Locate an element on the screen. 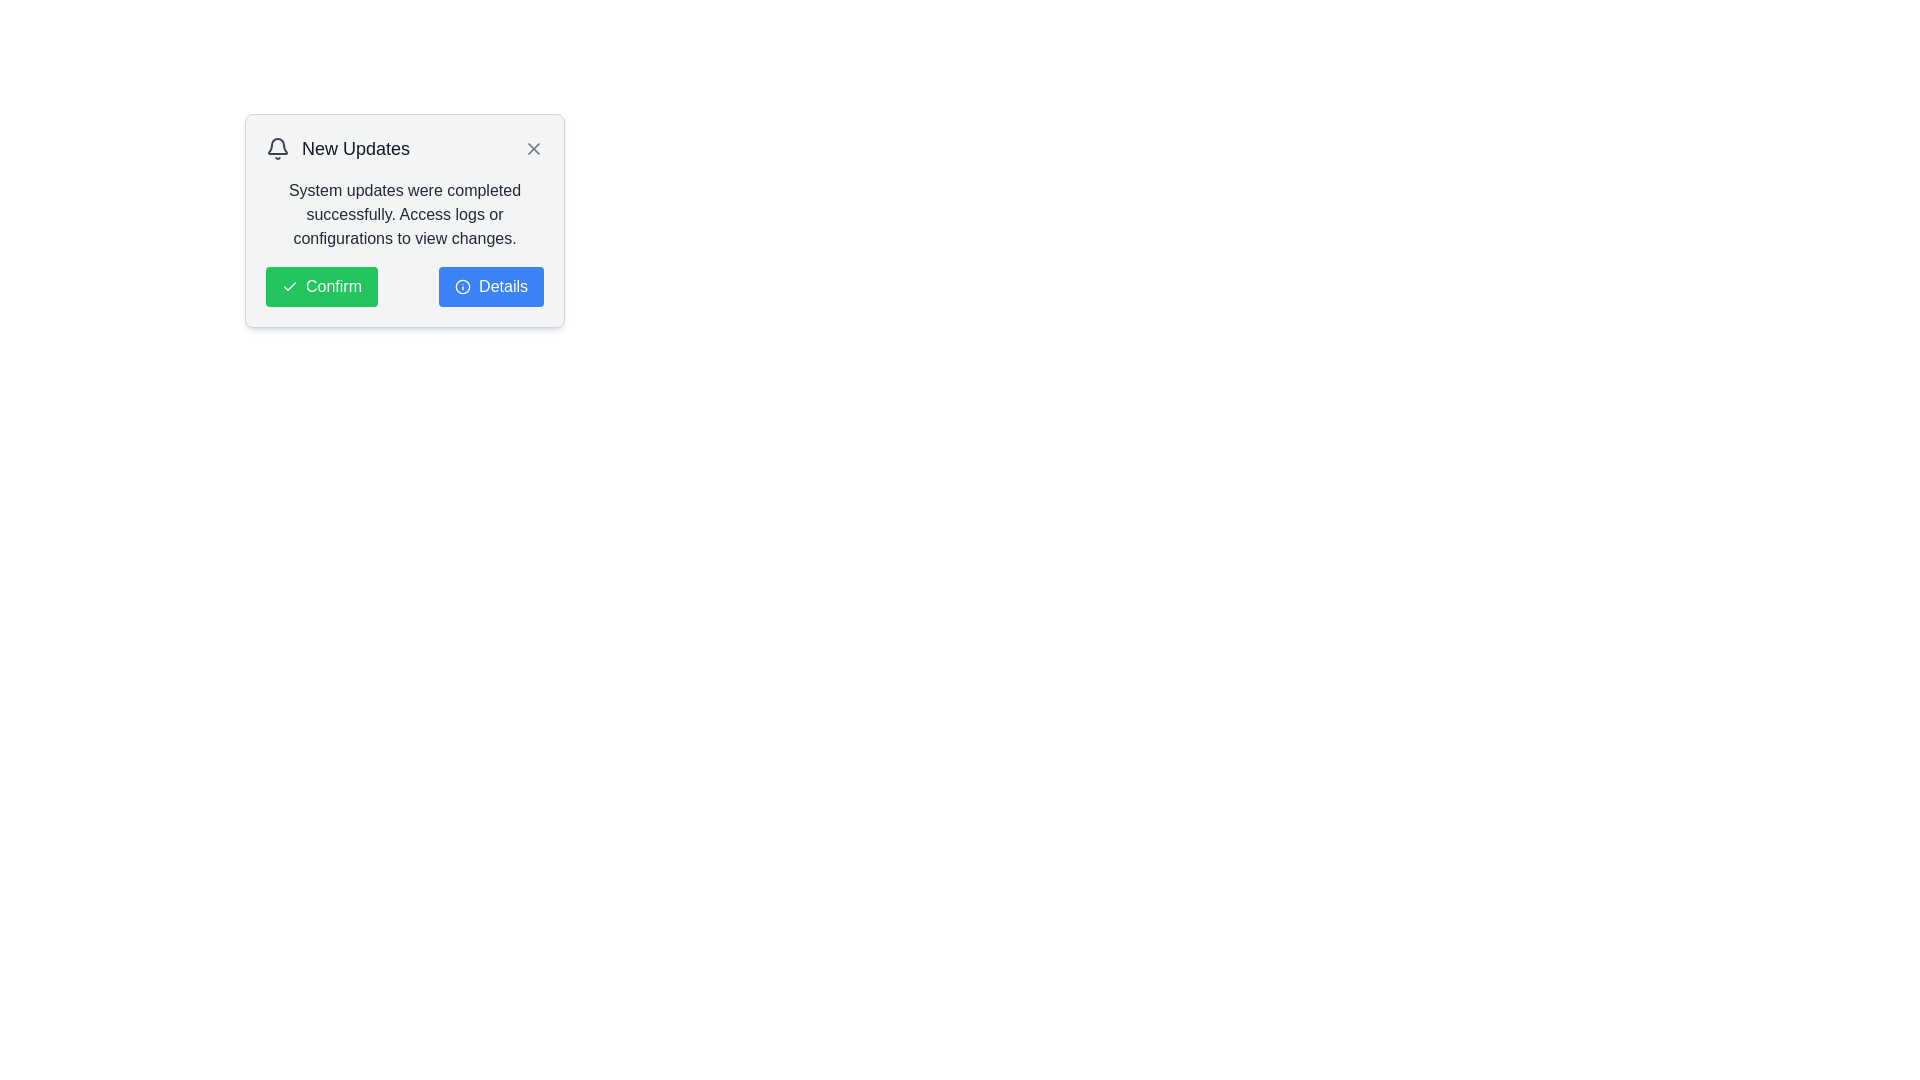 Image resolution: width=1920 pixels, height=1080 pixels. the green confirmation button labeled 'Confirm' that contains the checkmark icon is located at coordinates (288, 286).